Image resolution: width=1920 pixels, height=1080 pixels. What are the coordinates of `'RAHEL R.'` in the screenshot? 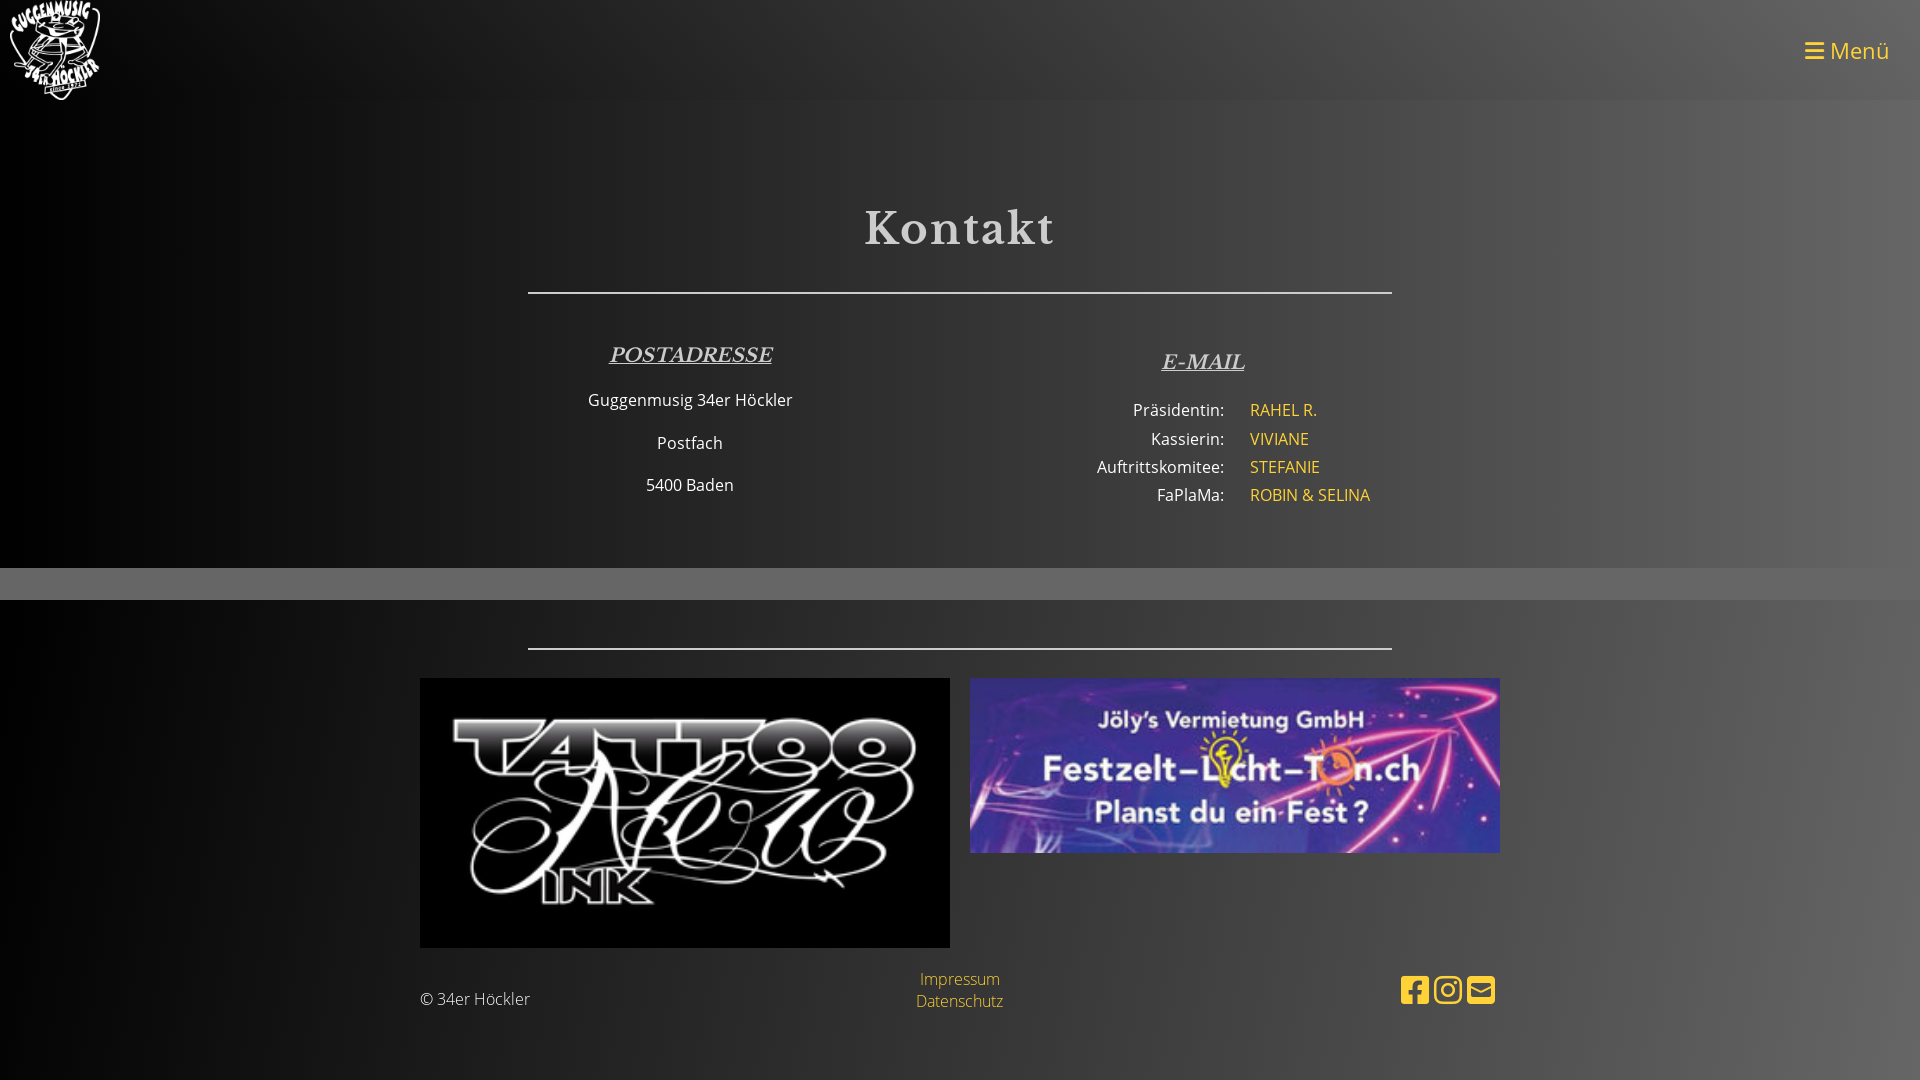 It's located at (1283, 408).